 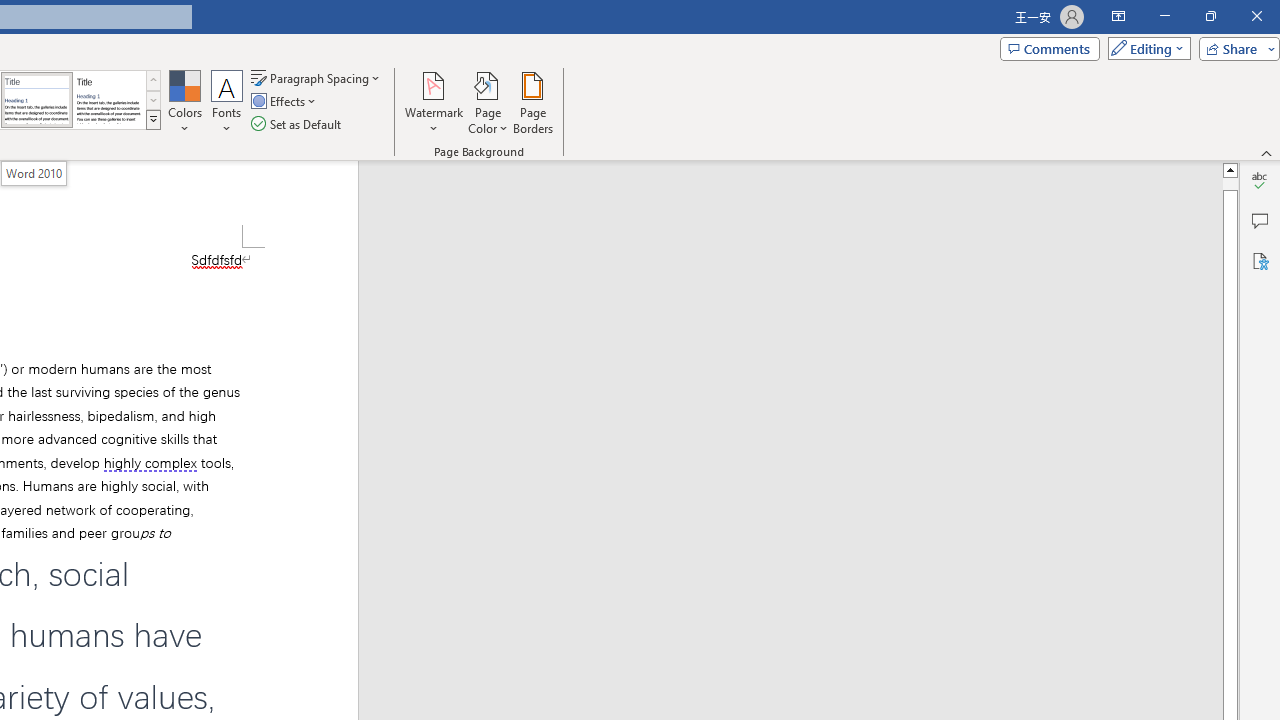 What do you see at coordinates (284, 101) in the screenshot?
I see `'Effects'` at bounding box center [284, 101].